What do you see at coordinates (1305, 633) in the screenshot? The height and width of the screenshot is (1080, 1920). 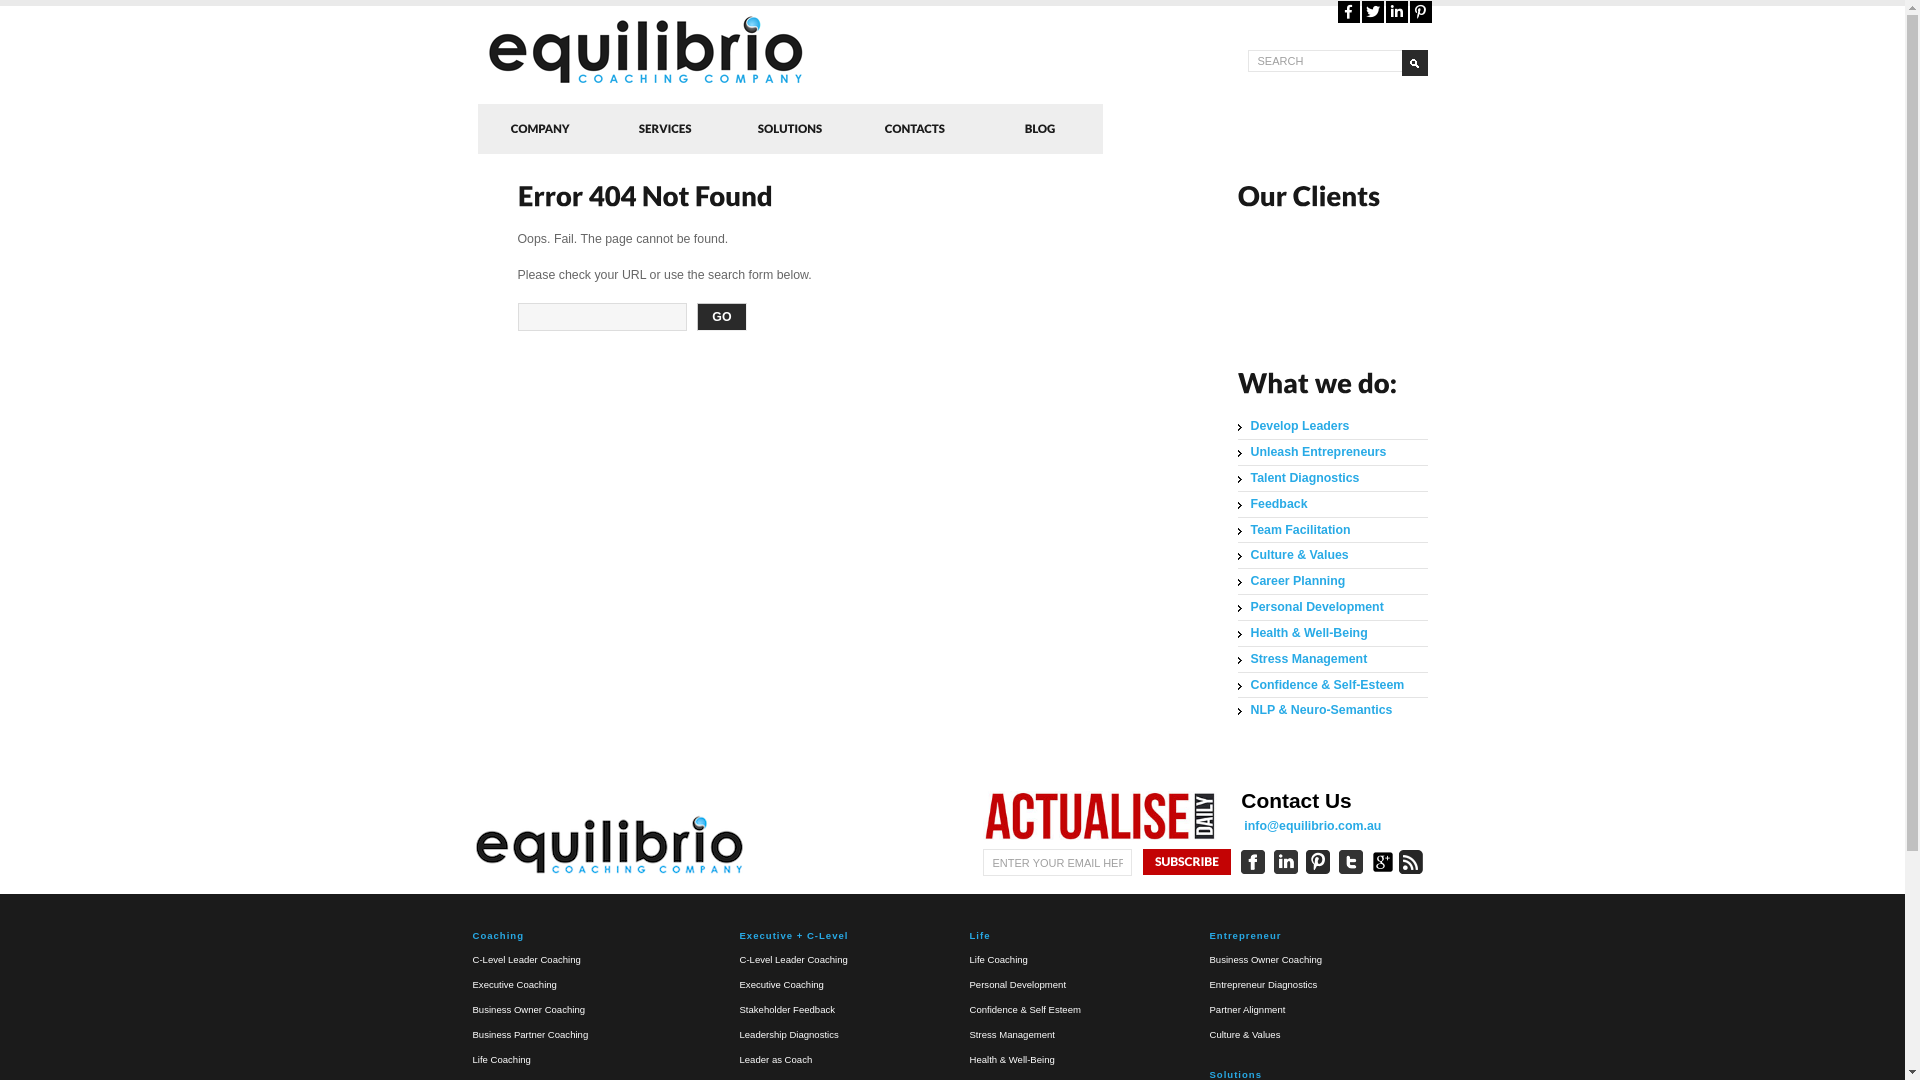 I see `'Health & Well-Being'` at bounding box center [1305, 633].